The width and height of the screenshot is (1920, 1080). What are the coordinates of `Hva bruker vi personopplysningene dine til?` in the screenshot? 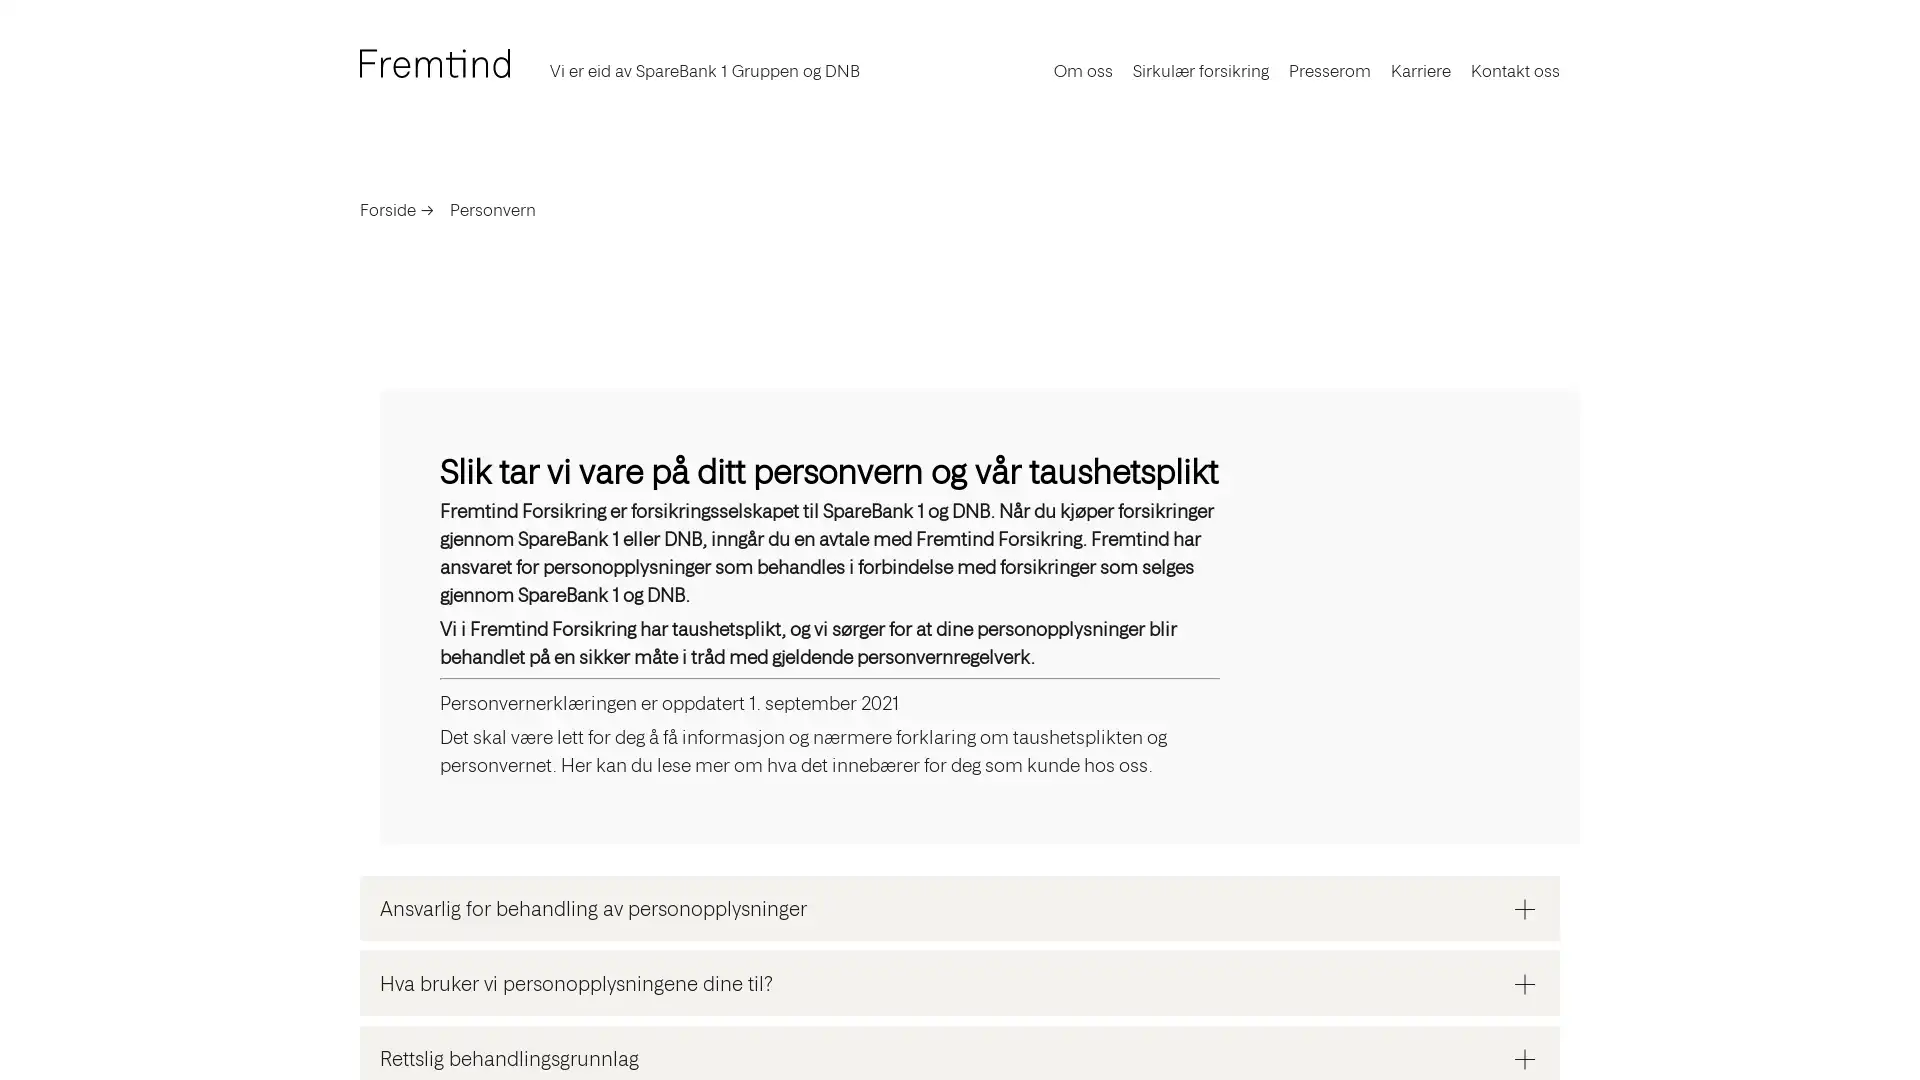 It's located at (960, 982).